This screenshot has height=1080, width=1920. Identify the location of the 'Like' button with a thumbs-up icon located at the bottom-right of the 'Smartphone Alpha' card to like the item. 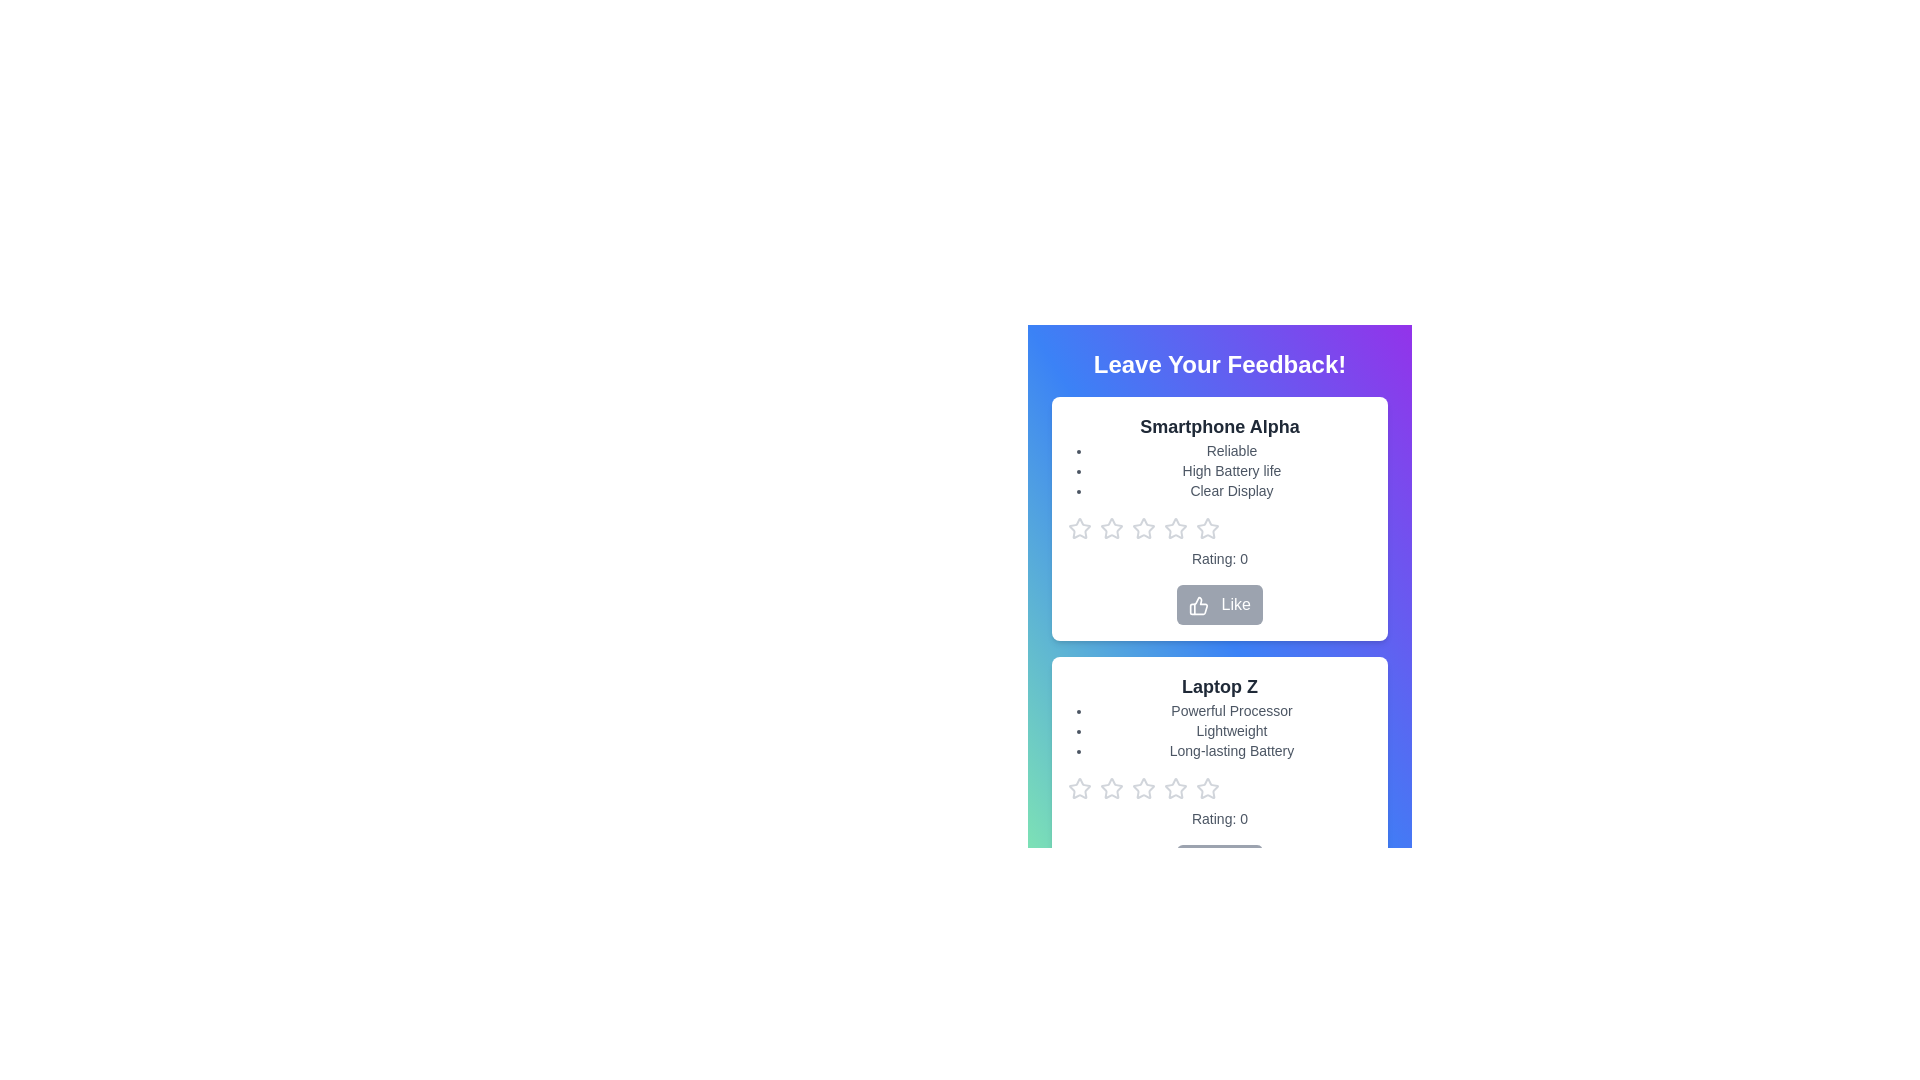
(1218, 604).